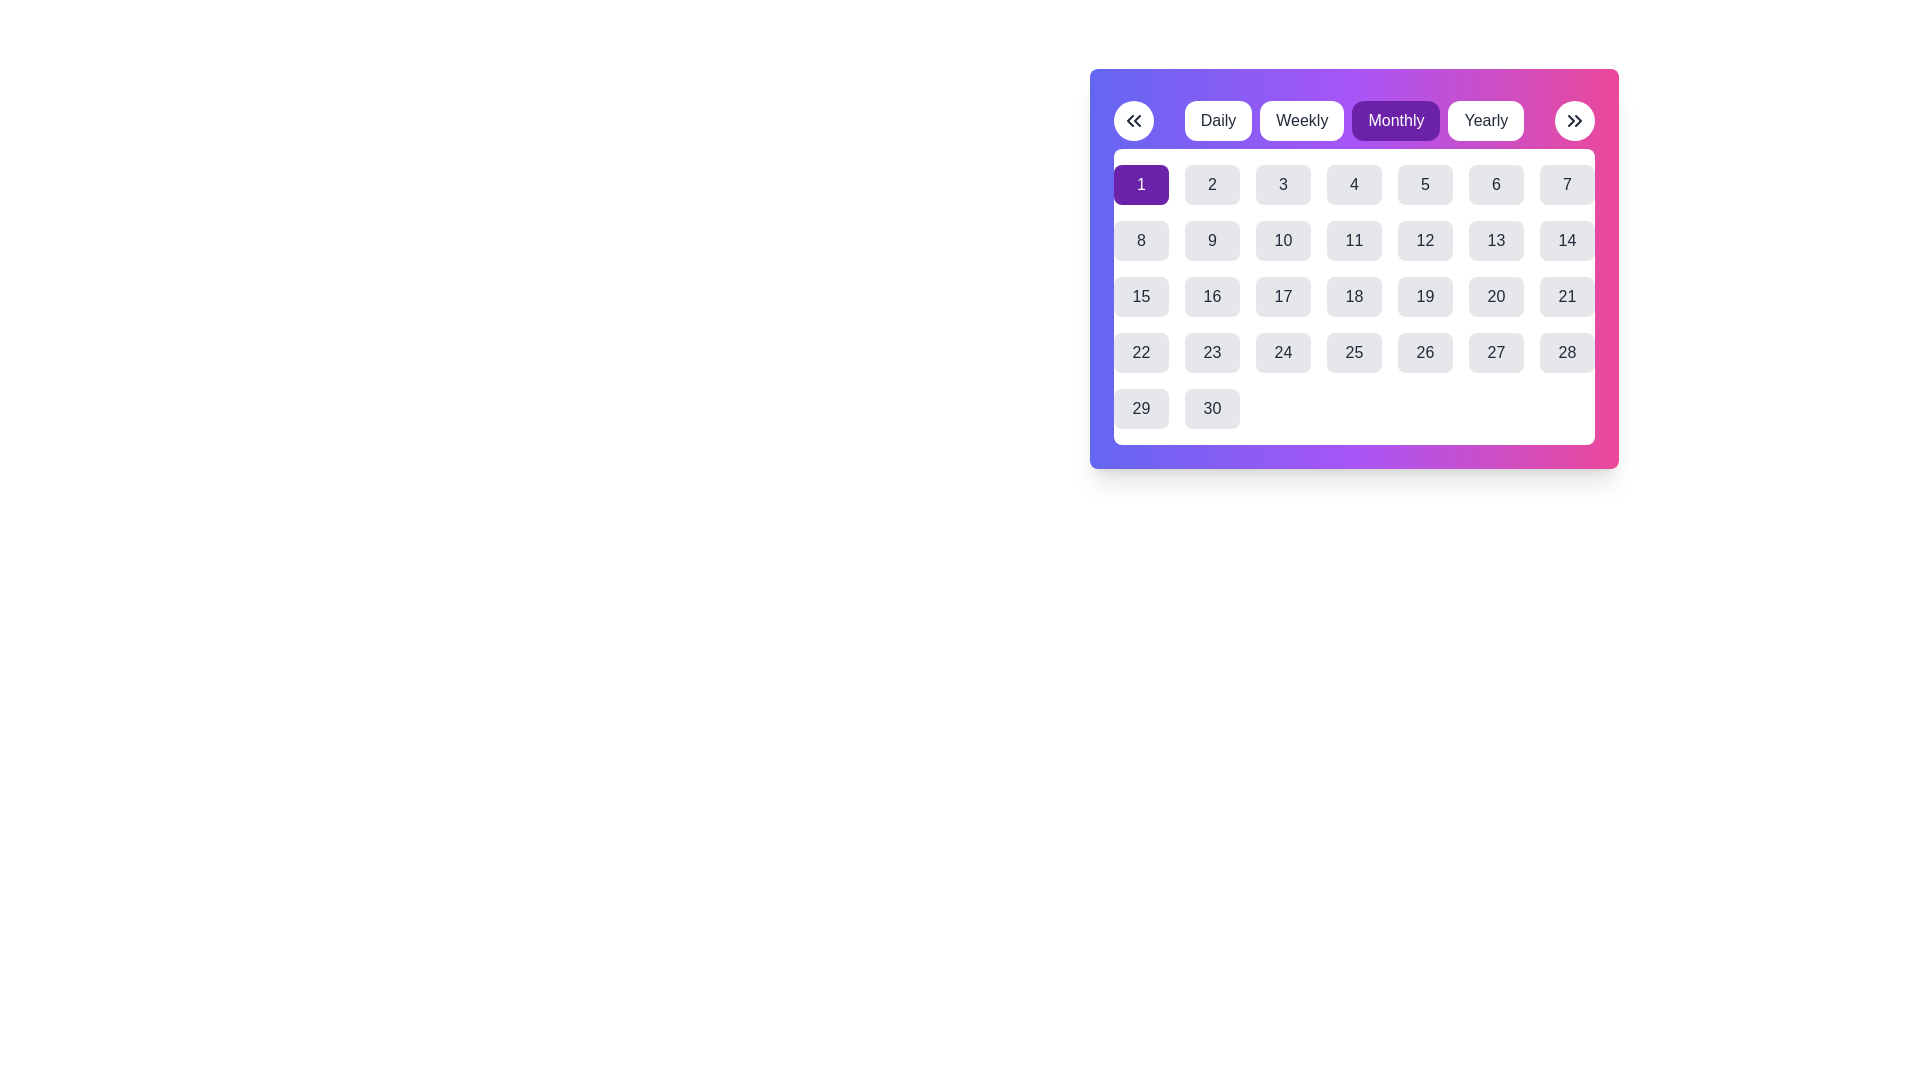 This screenshot has width=1920, height=1080. I want to click on the 'Monthly' button, so click(1395, 120).